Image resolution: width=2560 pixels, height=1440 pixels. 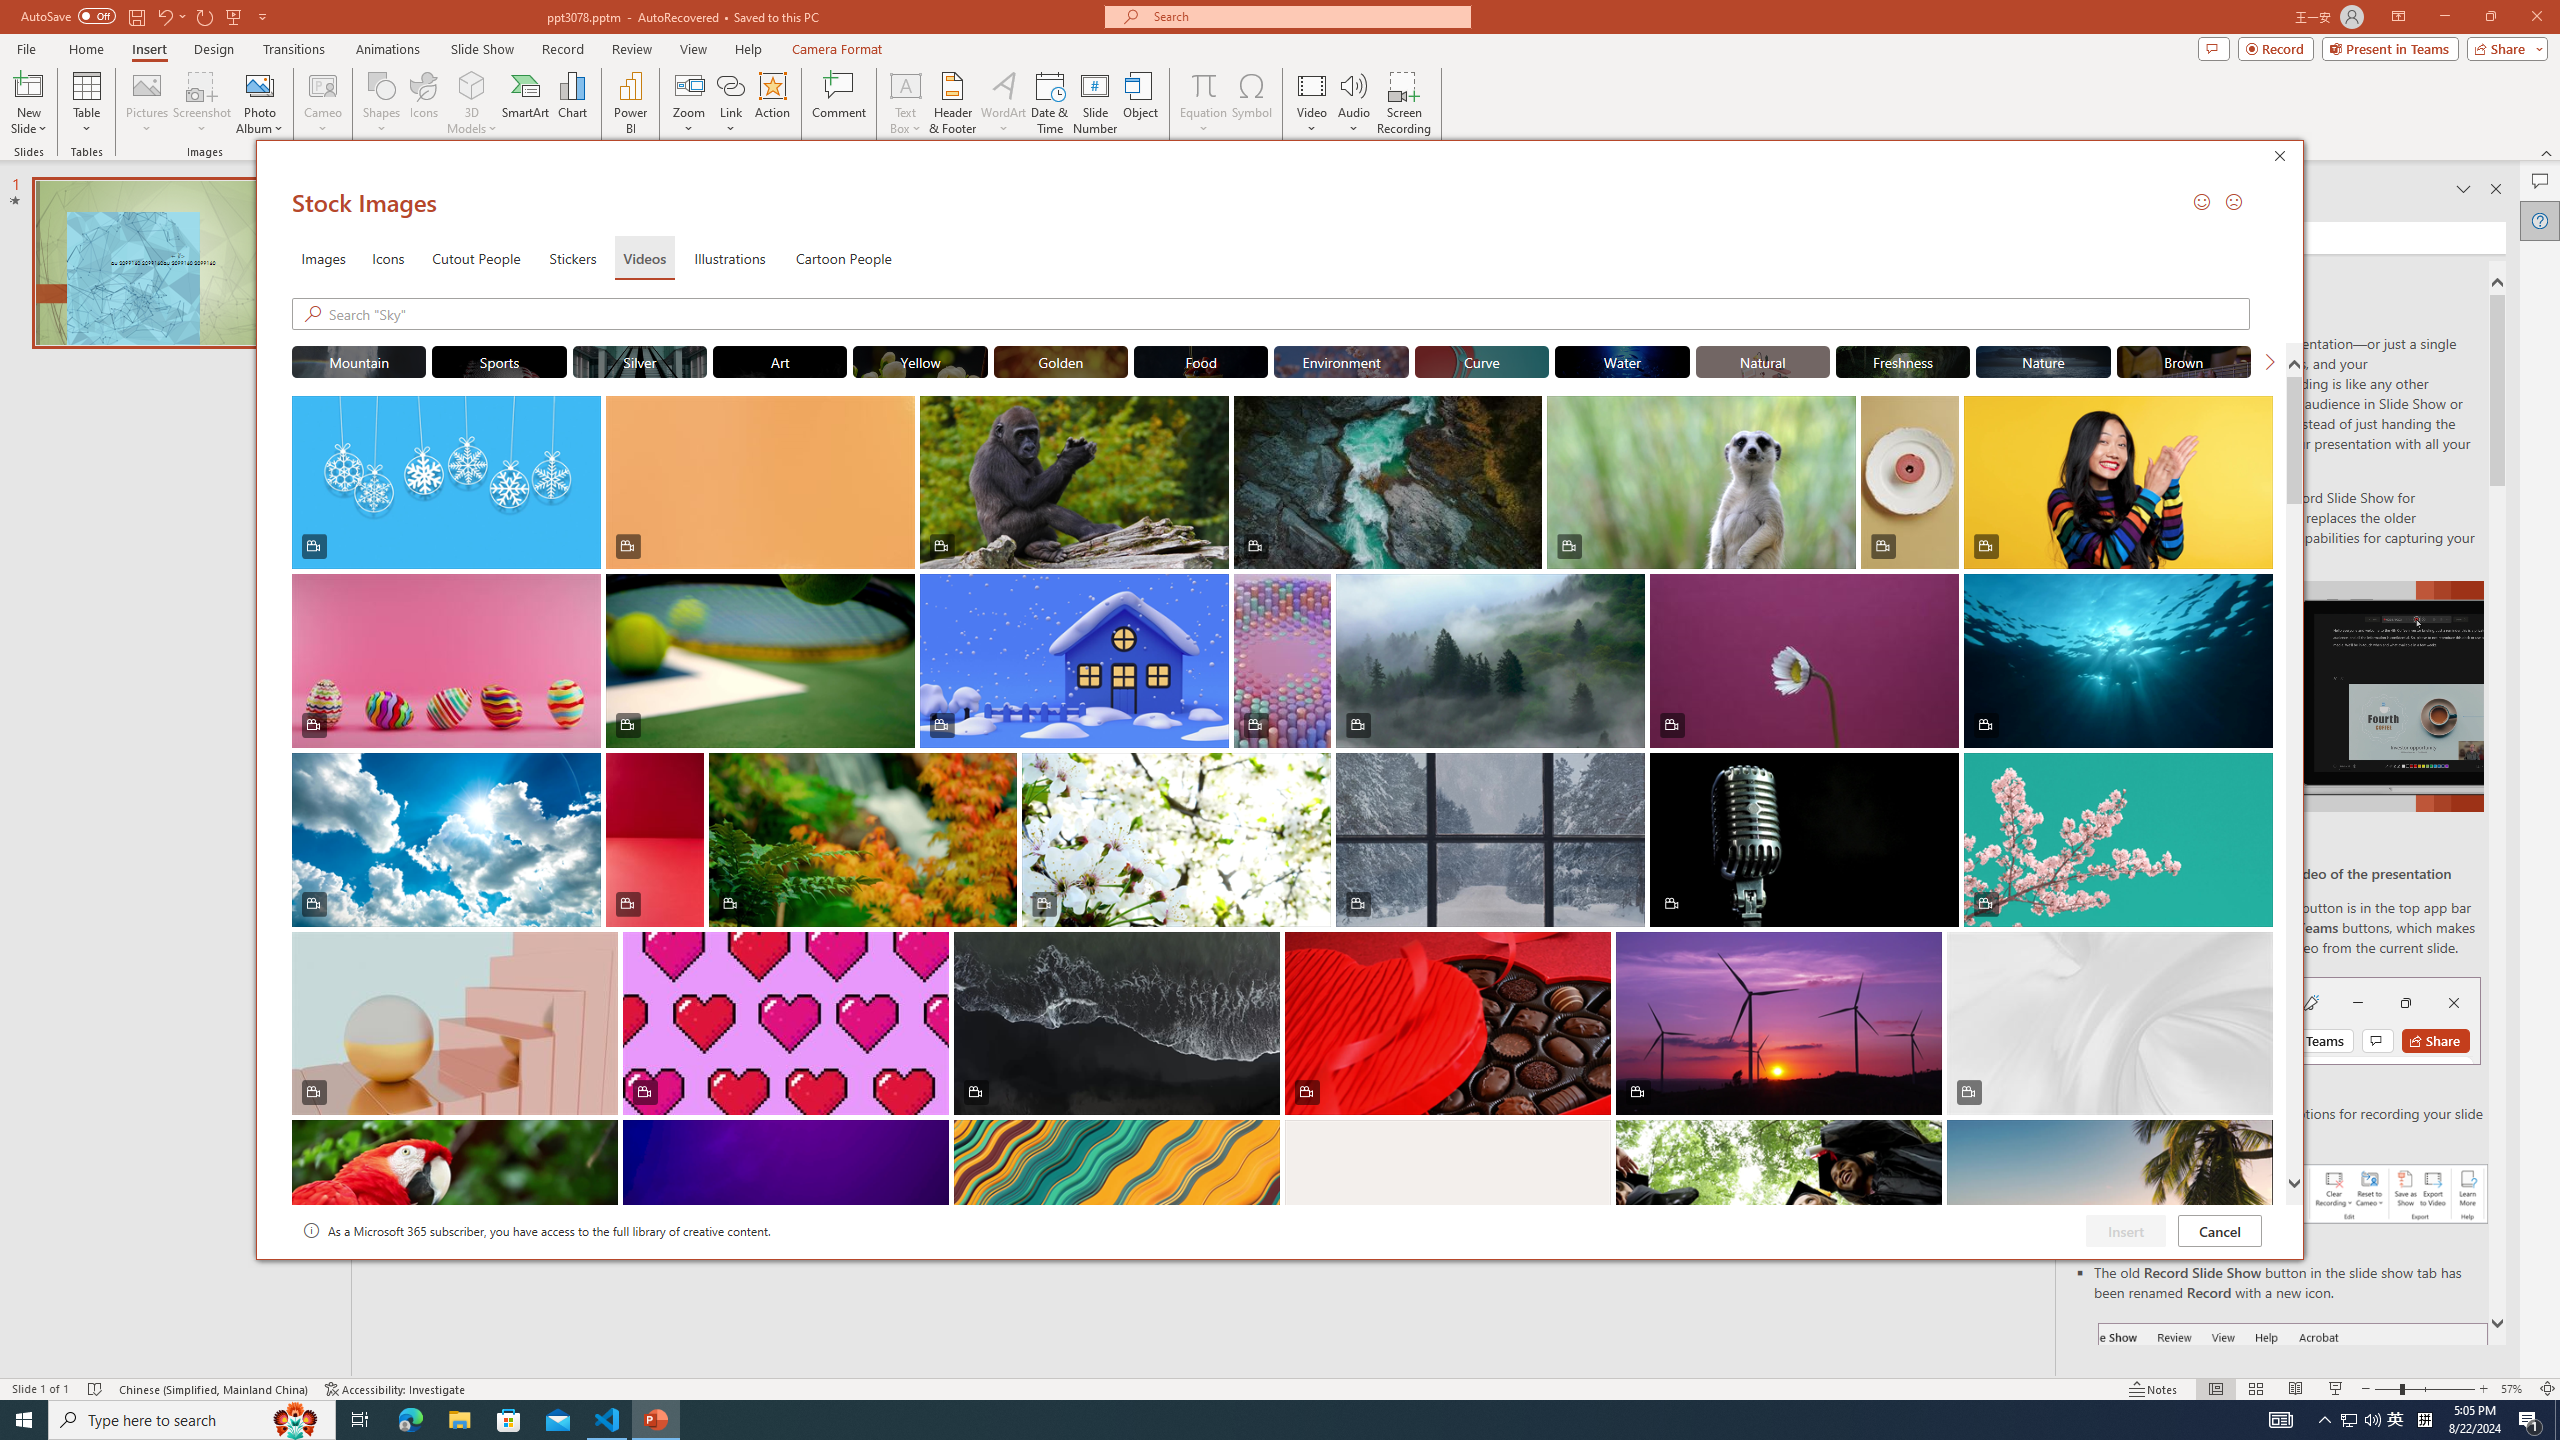 What do you see at coordinates (773, 103) in the screenshot?
I see `'Action'` at bounding box center [773, 103].